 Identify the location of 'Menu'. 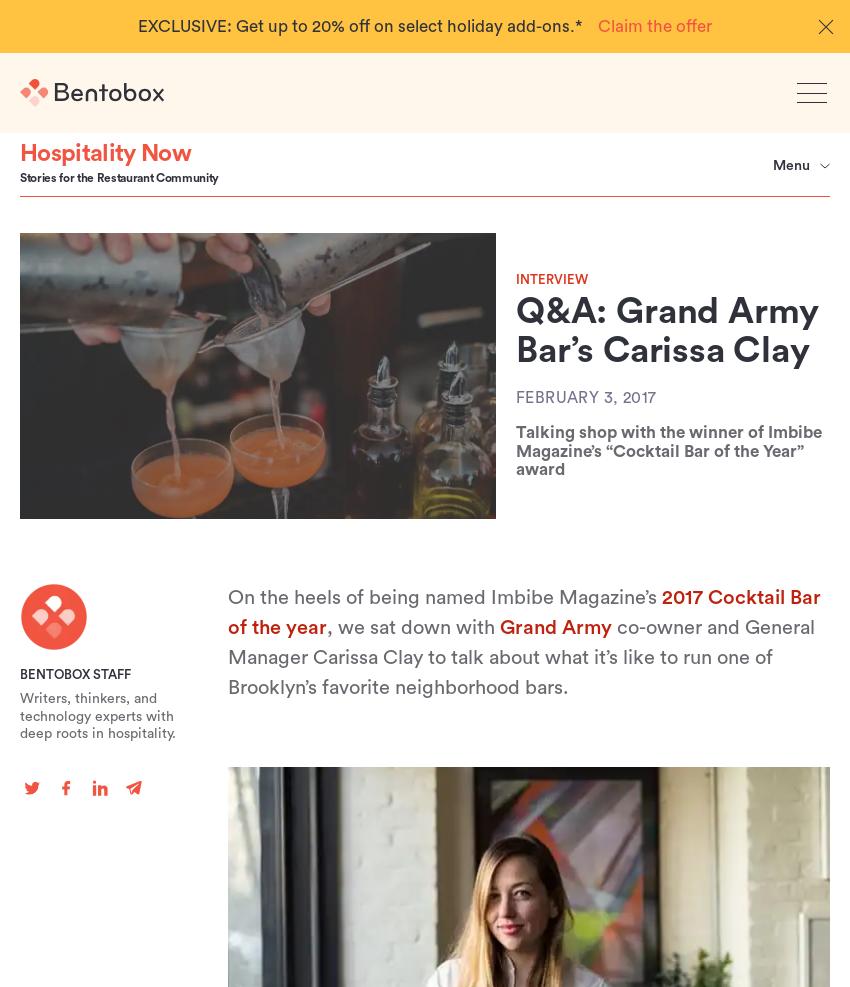
(771, 164).